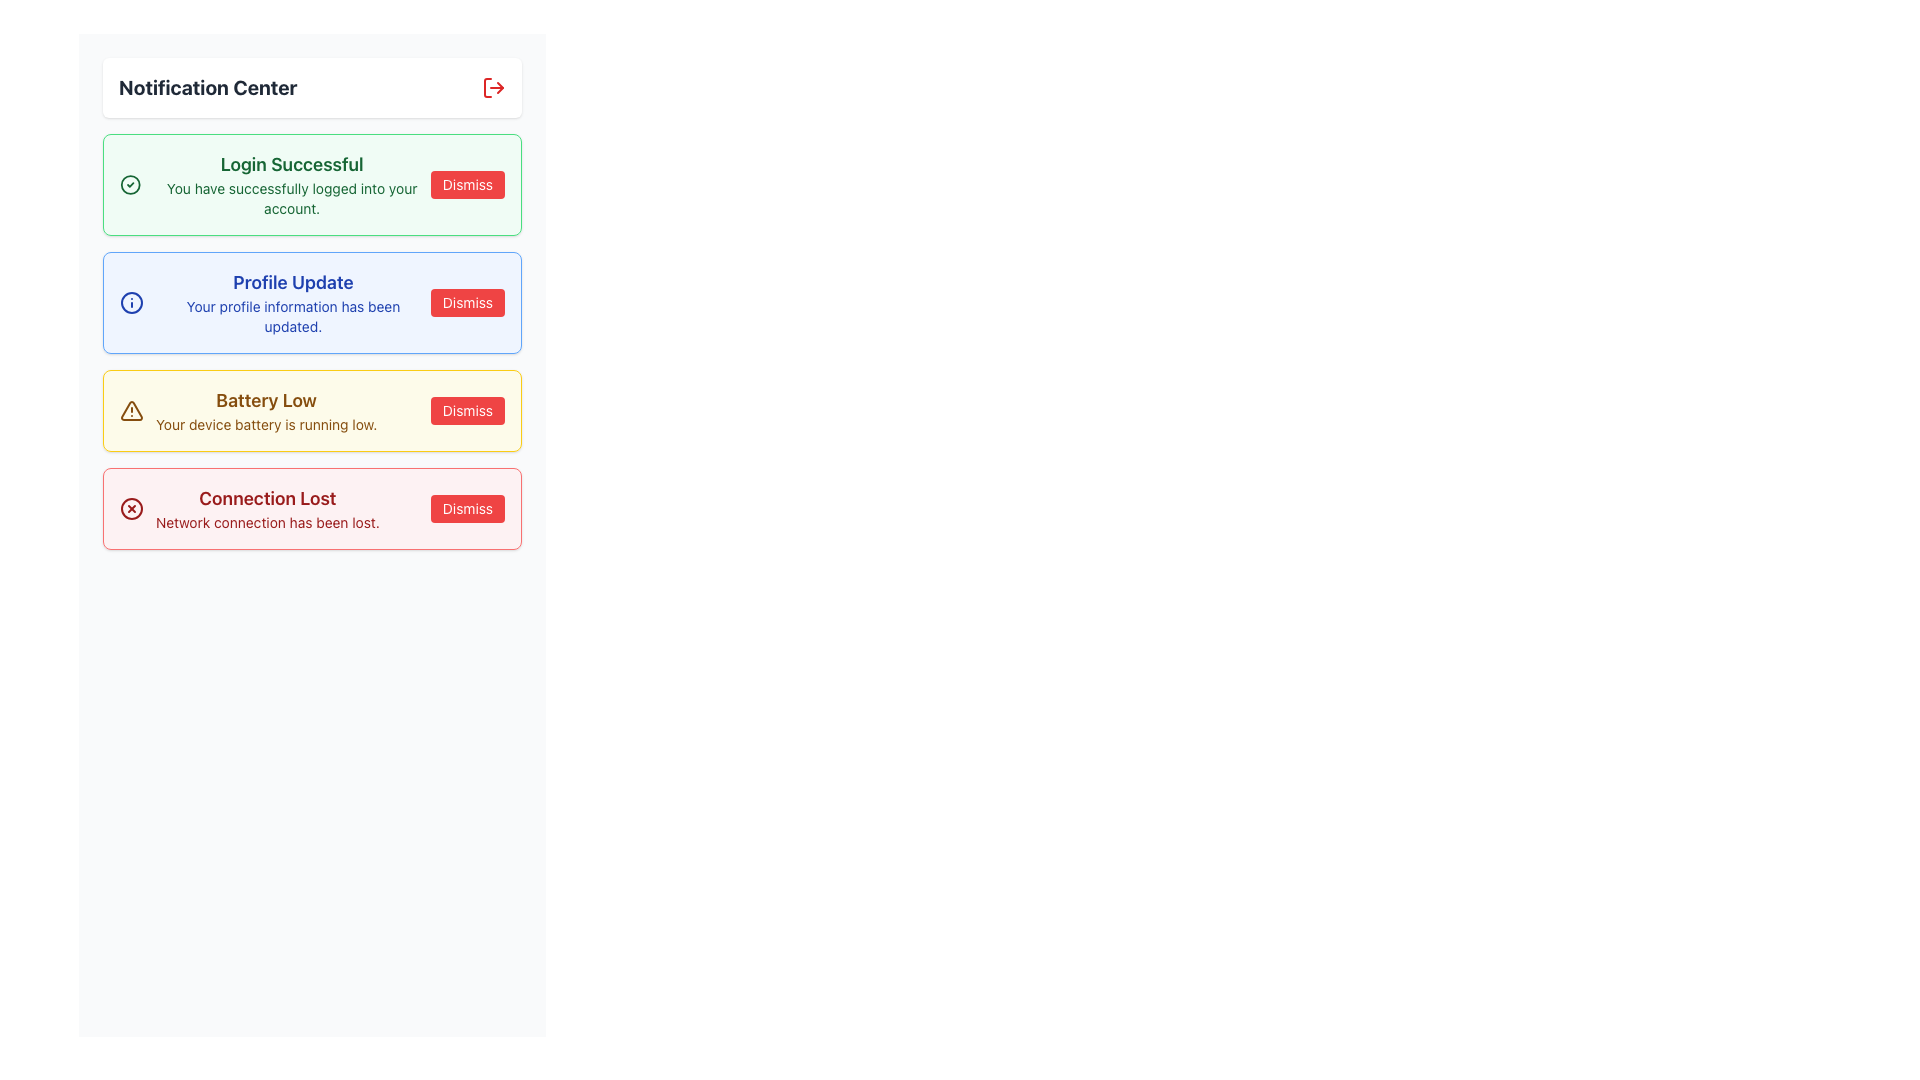 The image size is (1920, 1080). Describe the element at coordinates (494, 87) in the screenshot. I see `the exit or log-out icon button located at the top right corner of the notification center header` at that location.